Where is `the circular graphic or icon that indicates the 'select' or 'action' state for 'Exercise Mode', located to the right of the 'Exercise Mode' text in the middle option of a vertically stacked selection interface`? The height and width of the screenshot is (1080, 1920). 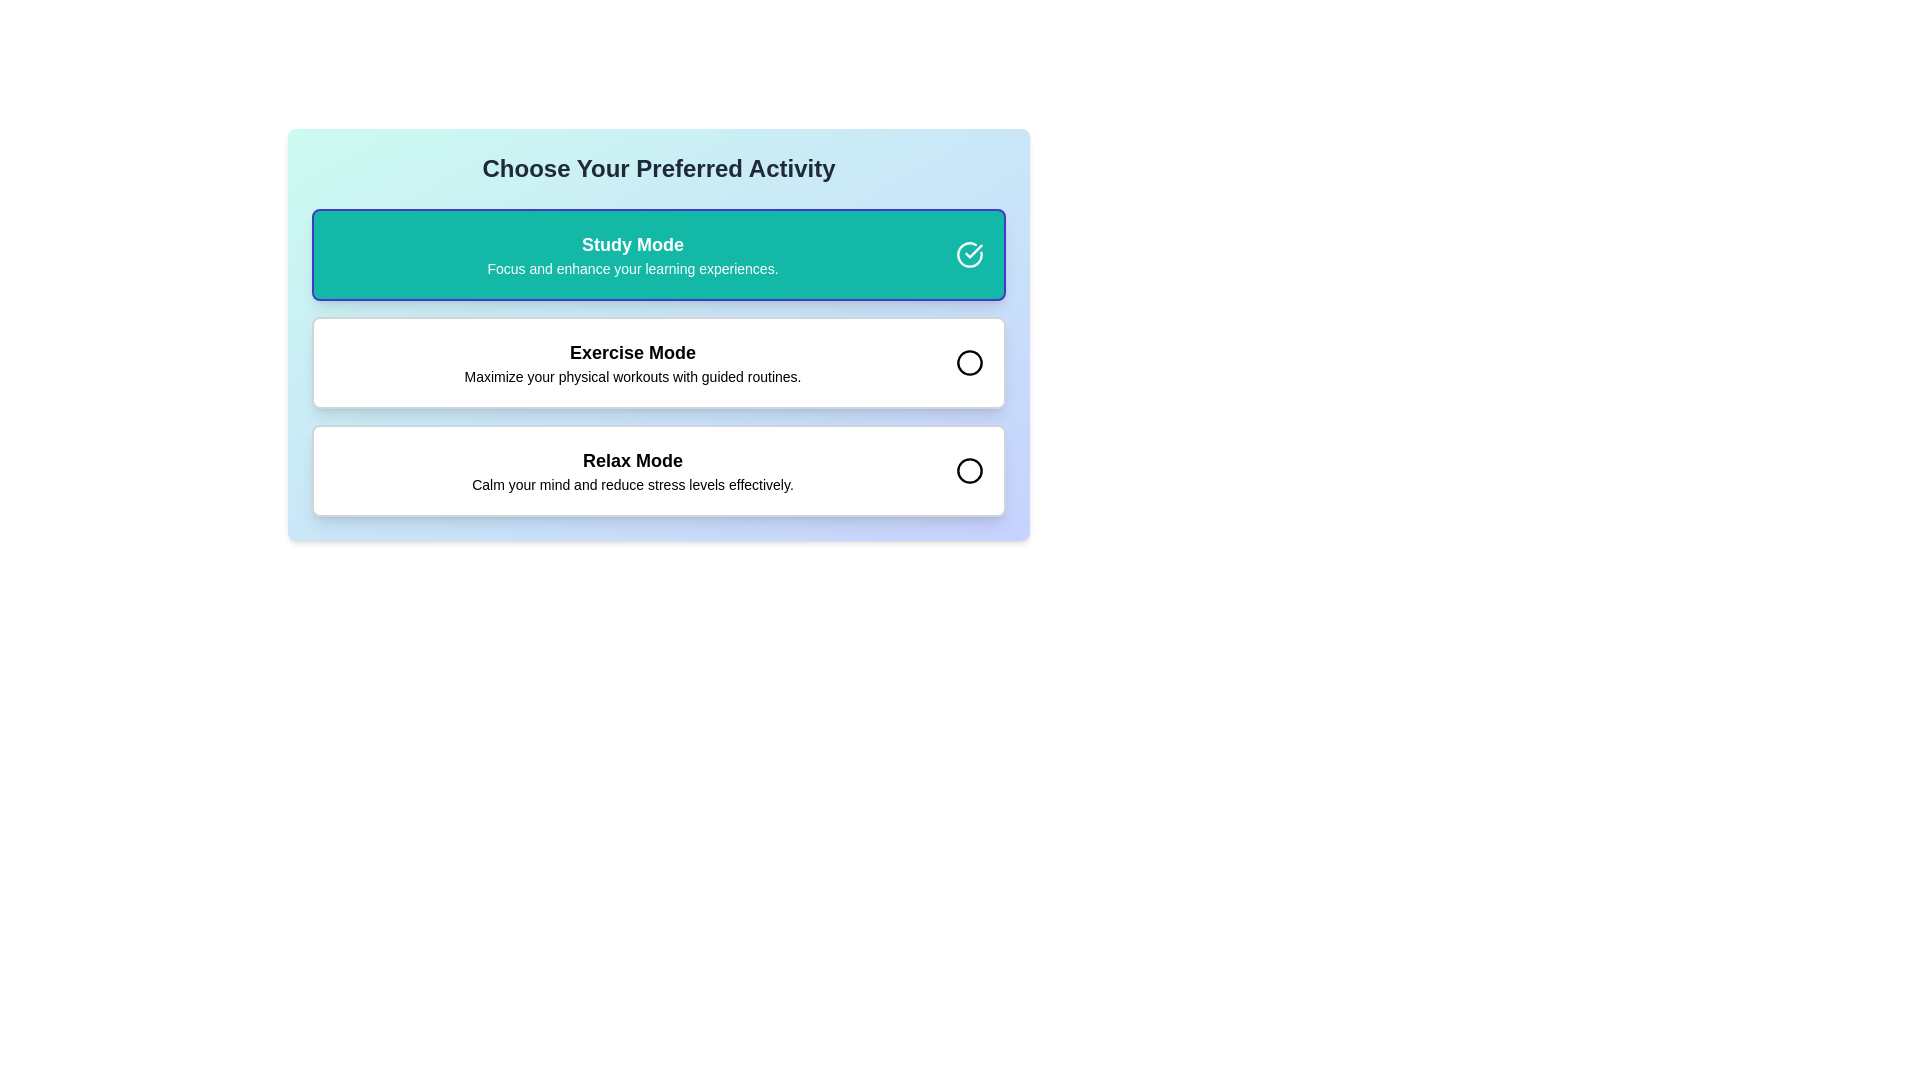
the circular graphic or icon that indicates the 'select' or 'action' state for 'Exercise Mode', located to the right of the 'Exercise Mode' text in the middle option of a vertically stacked selection interface is located at coordinates (969, 362).